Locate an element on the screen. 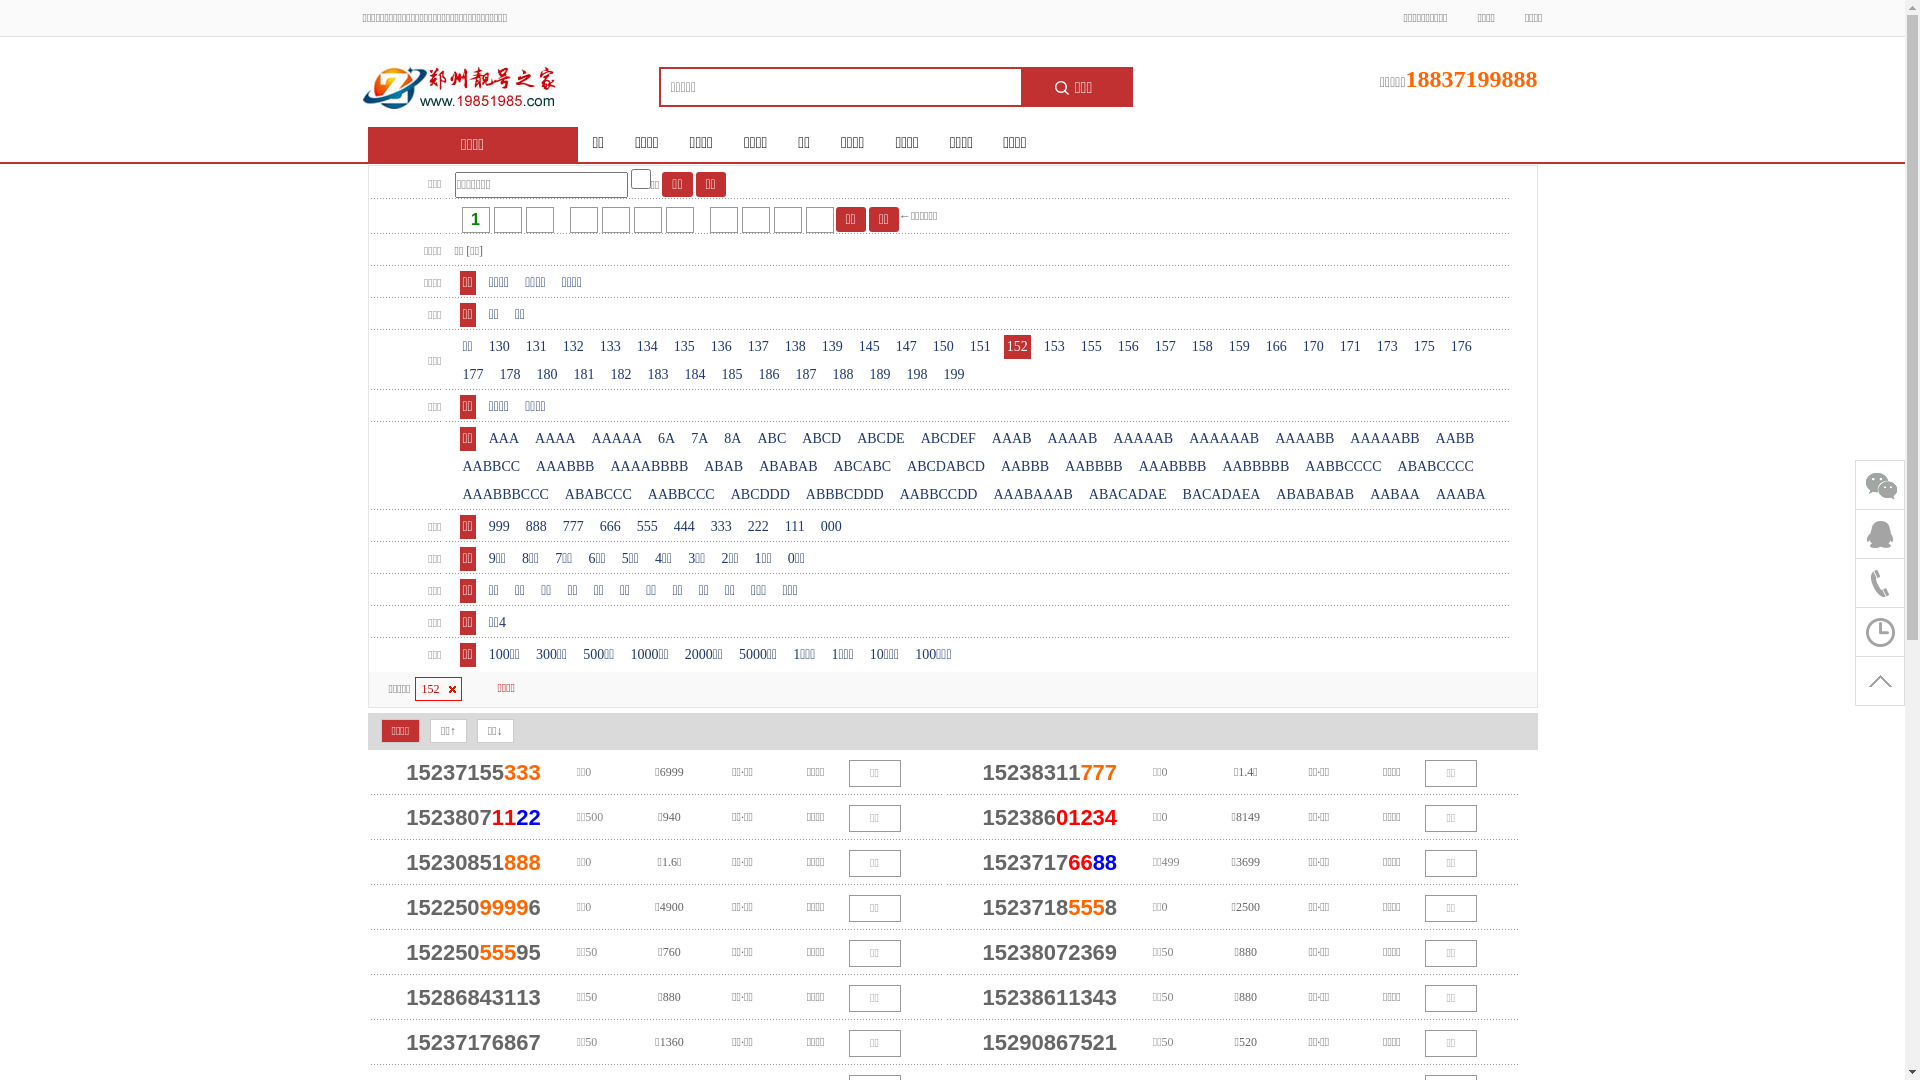  '6A' is located at coordinates (666, 438).